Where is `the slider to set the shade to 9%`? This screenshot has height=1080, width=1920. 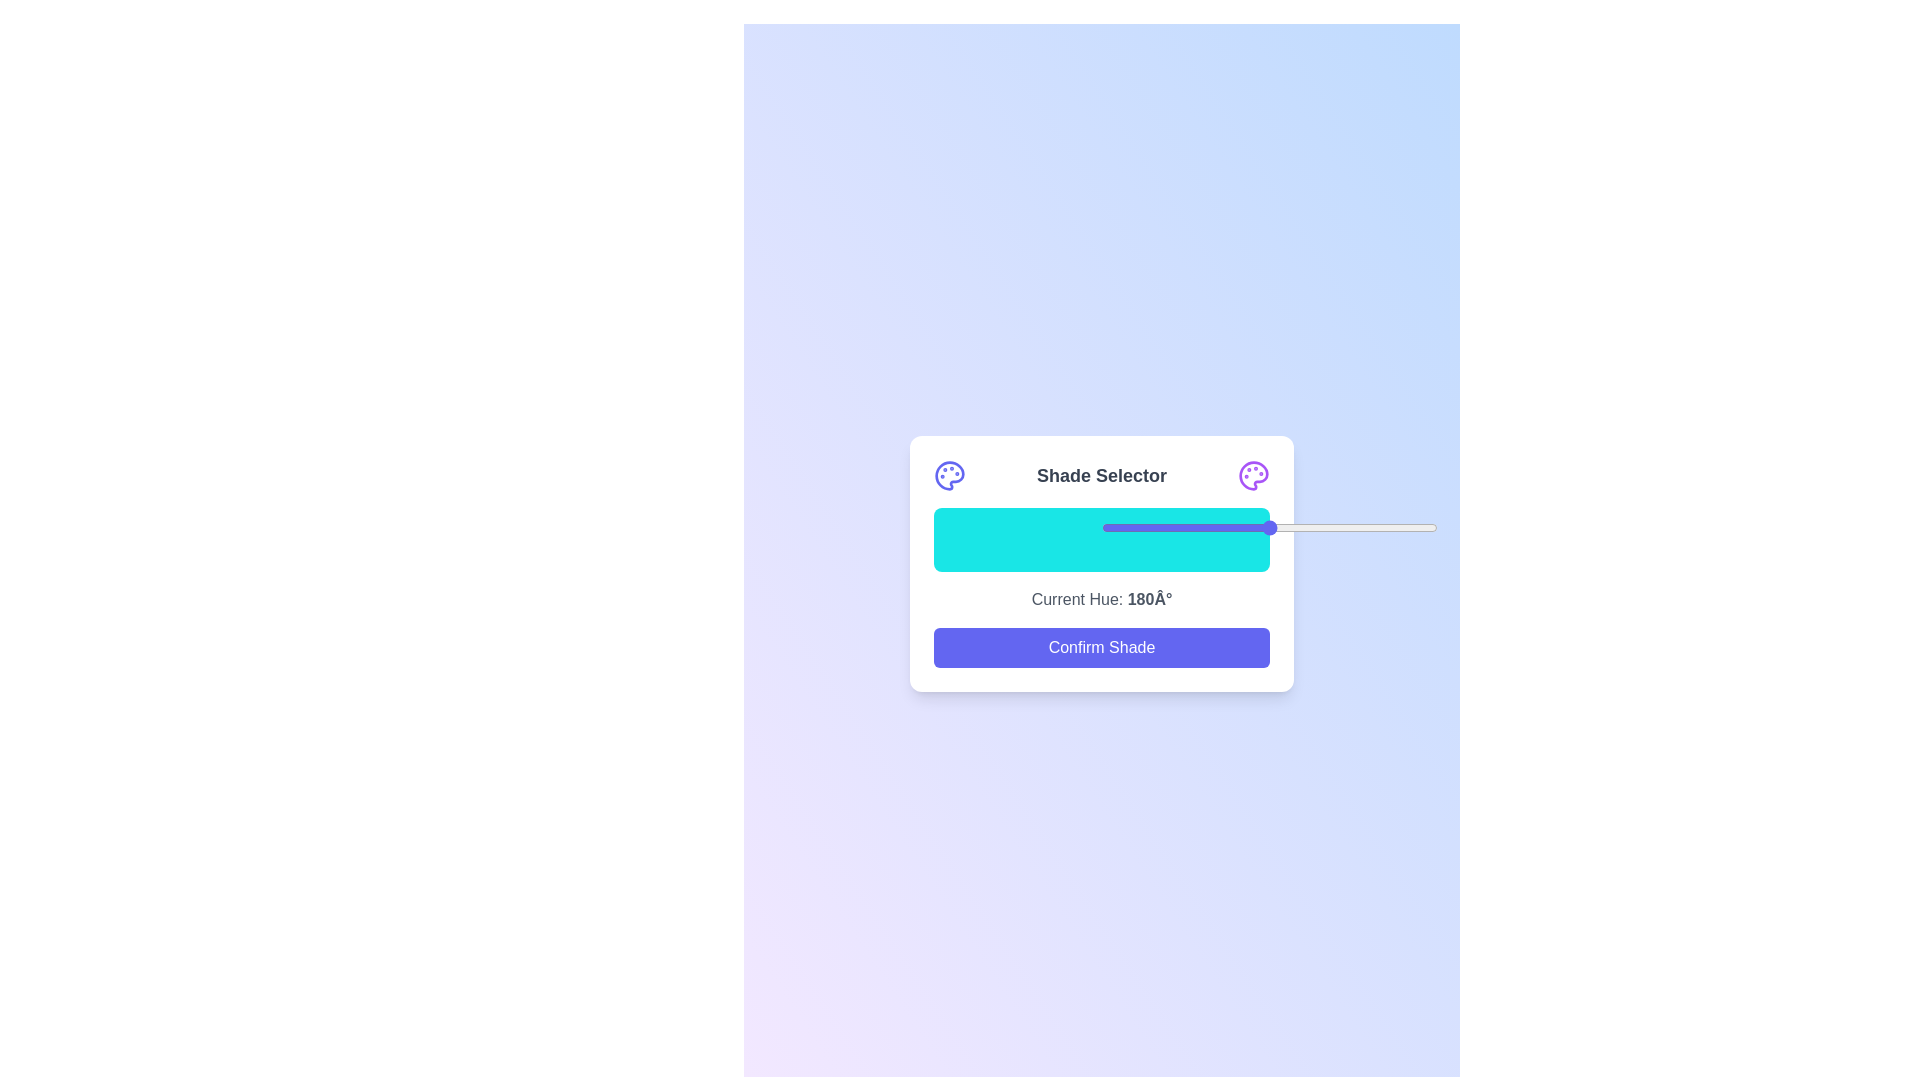 the slider to set the shade to 9% is located at coordinates (1132, 527).